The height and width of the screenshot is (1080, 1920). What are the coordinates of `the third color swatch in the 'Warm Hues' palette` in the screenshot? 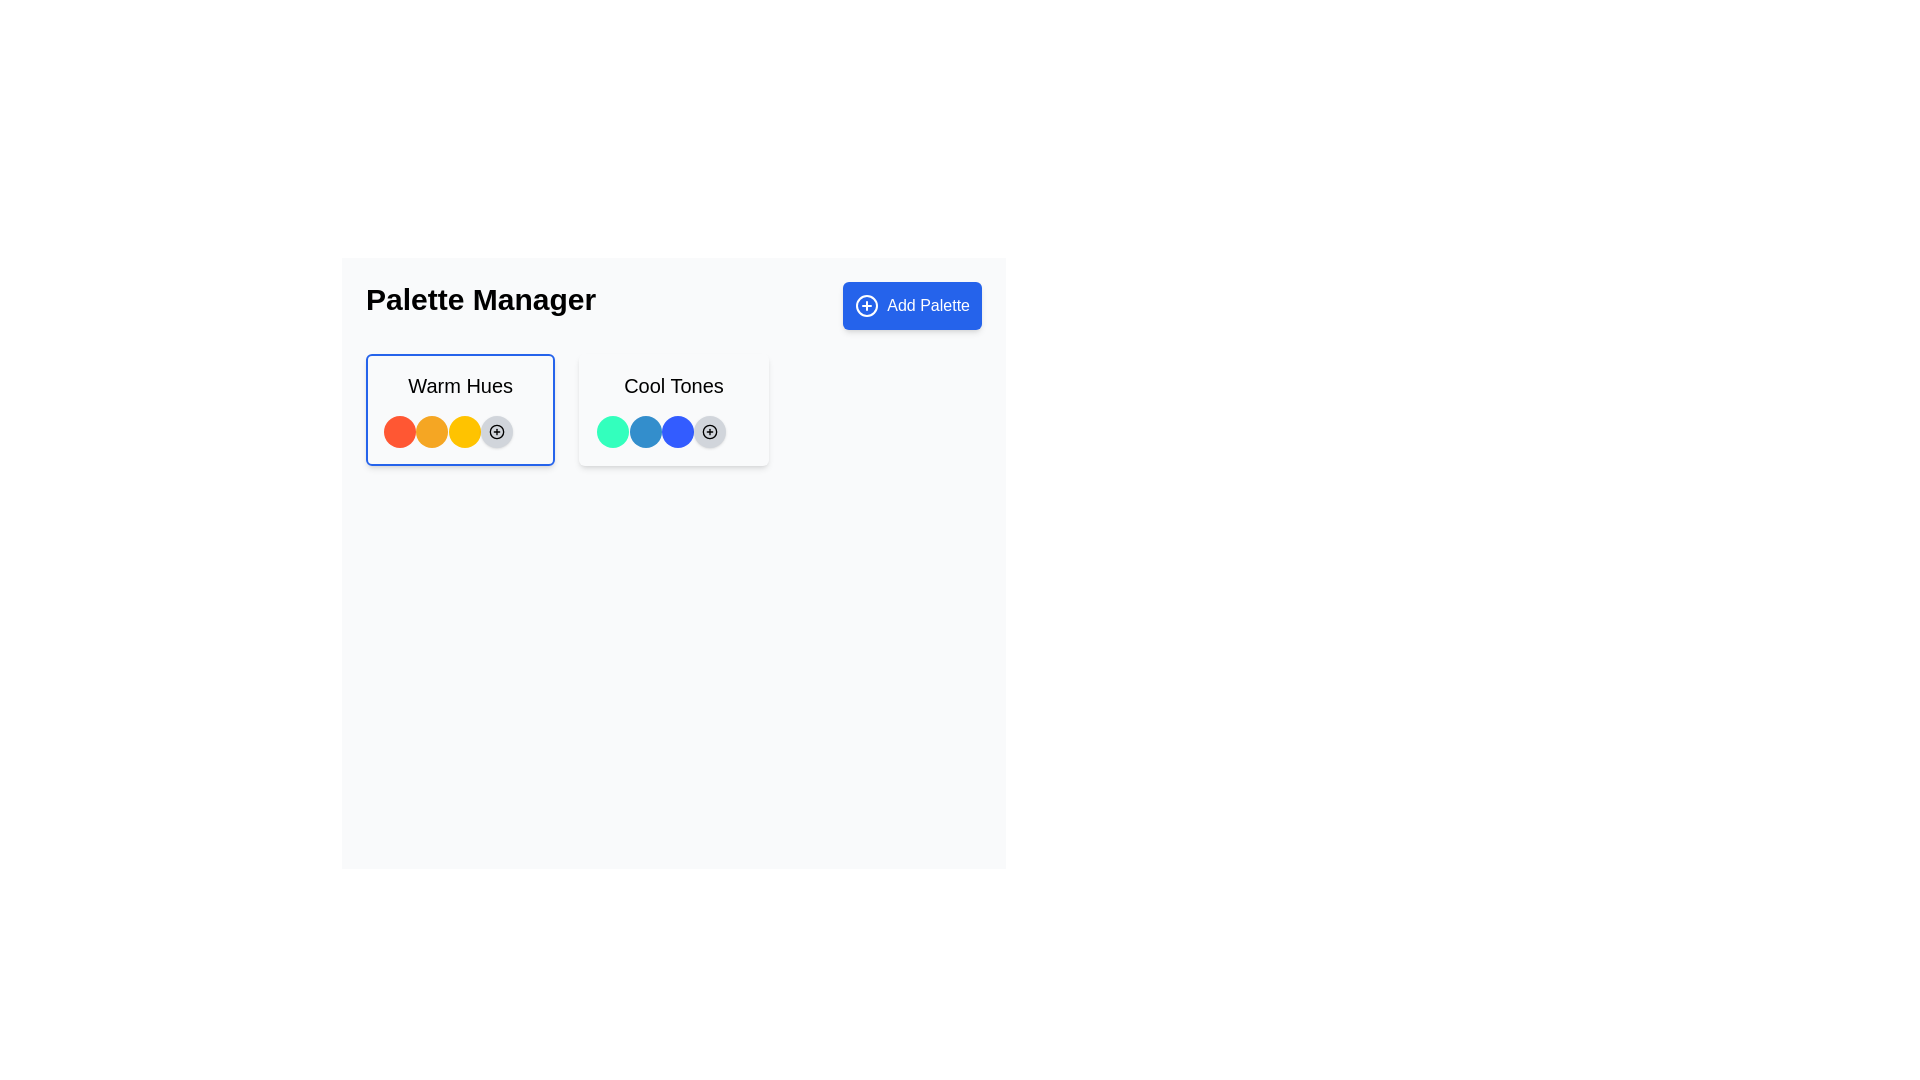 It's located at (463, 431).